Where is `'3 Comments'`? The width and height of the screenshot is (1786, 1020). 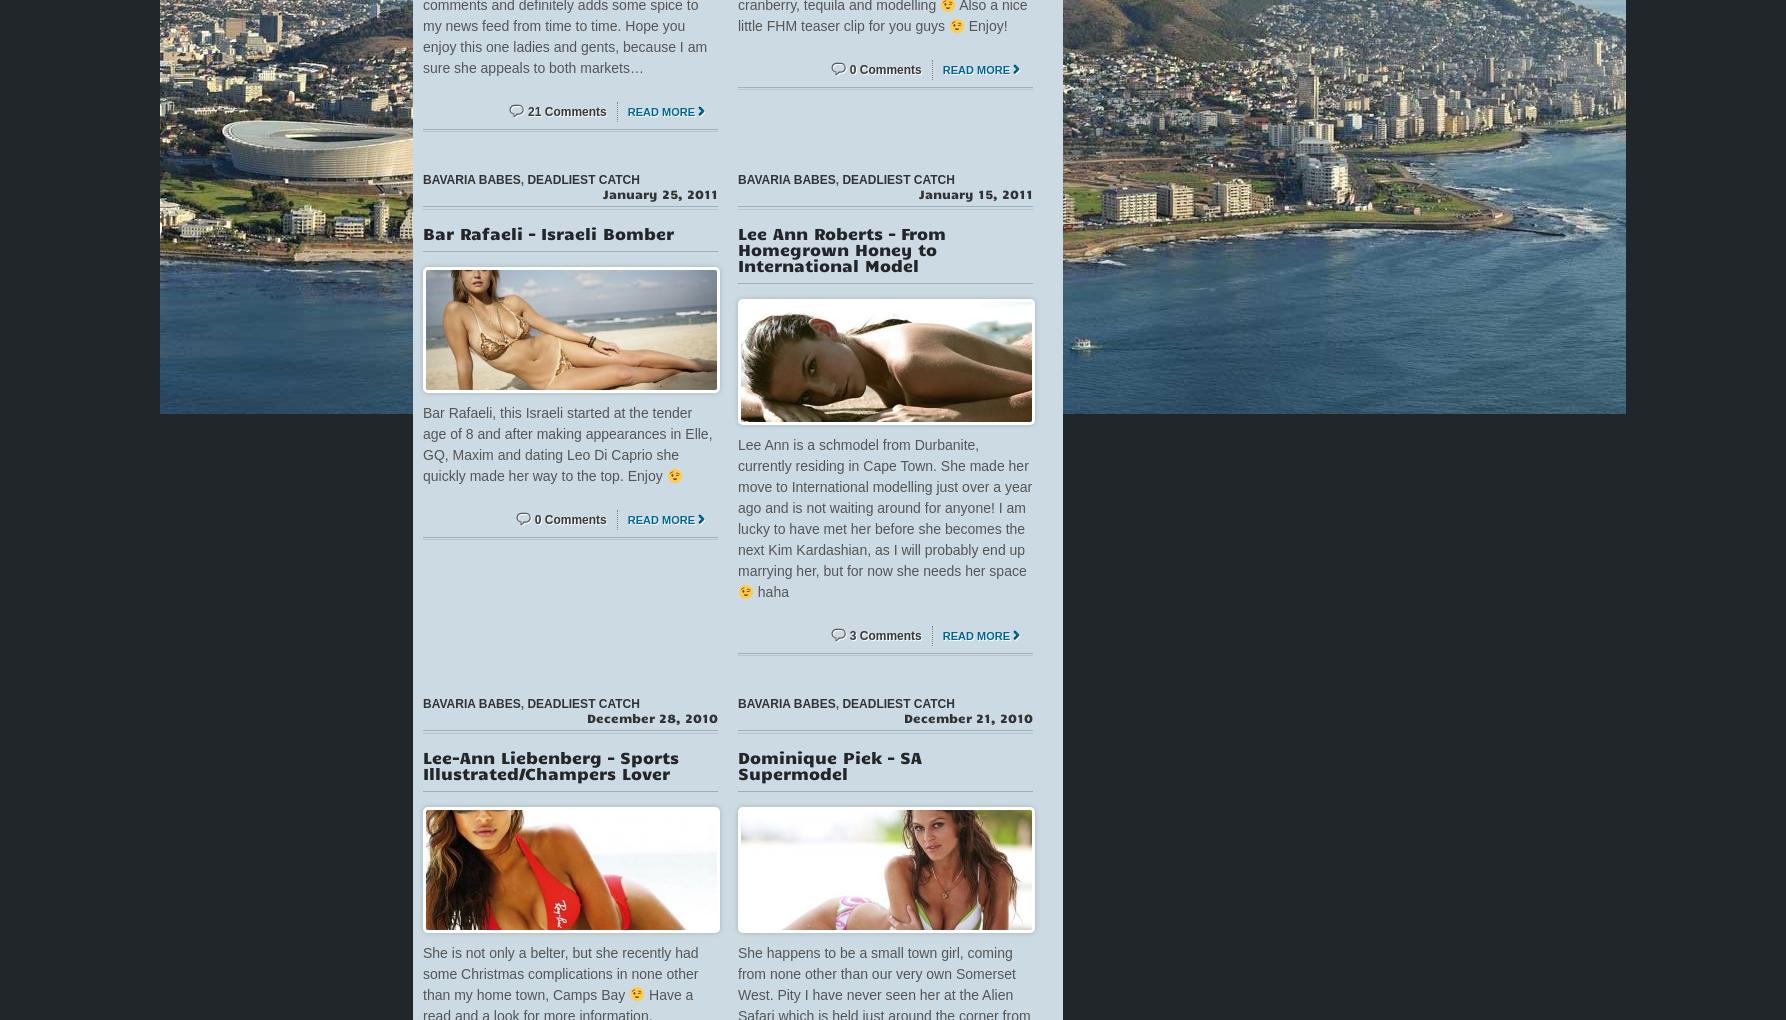 '3 Comments' is located at coordinates (883, 633).